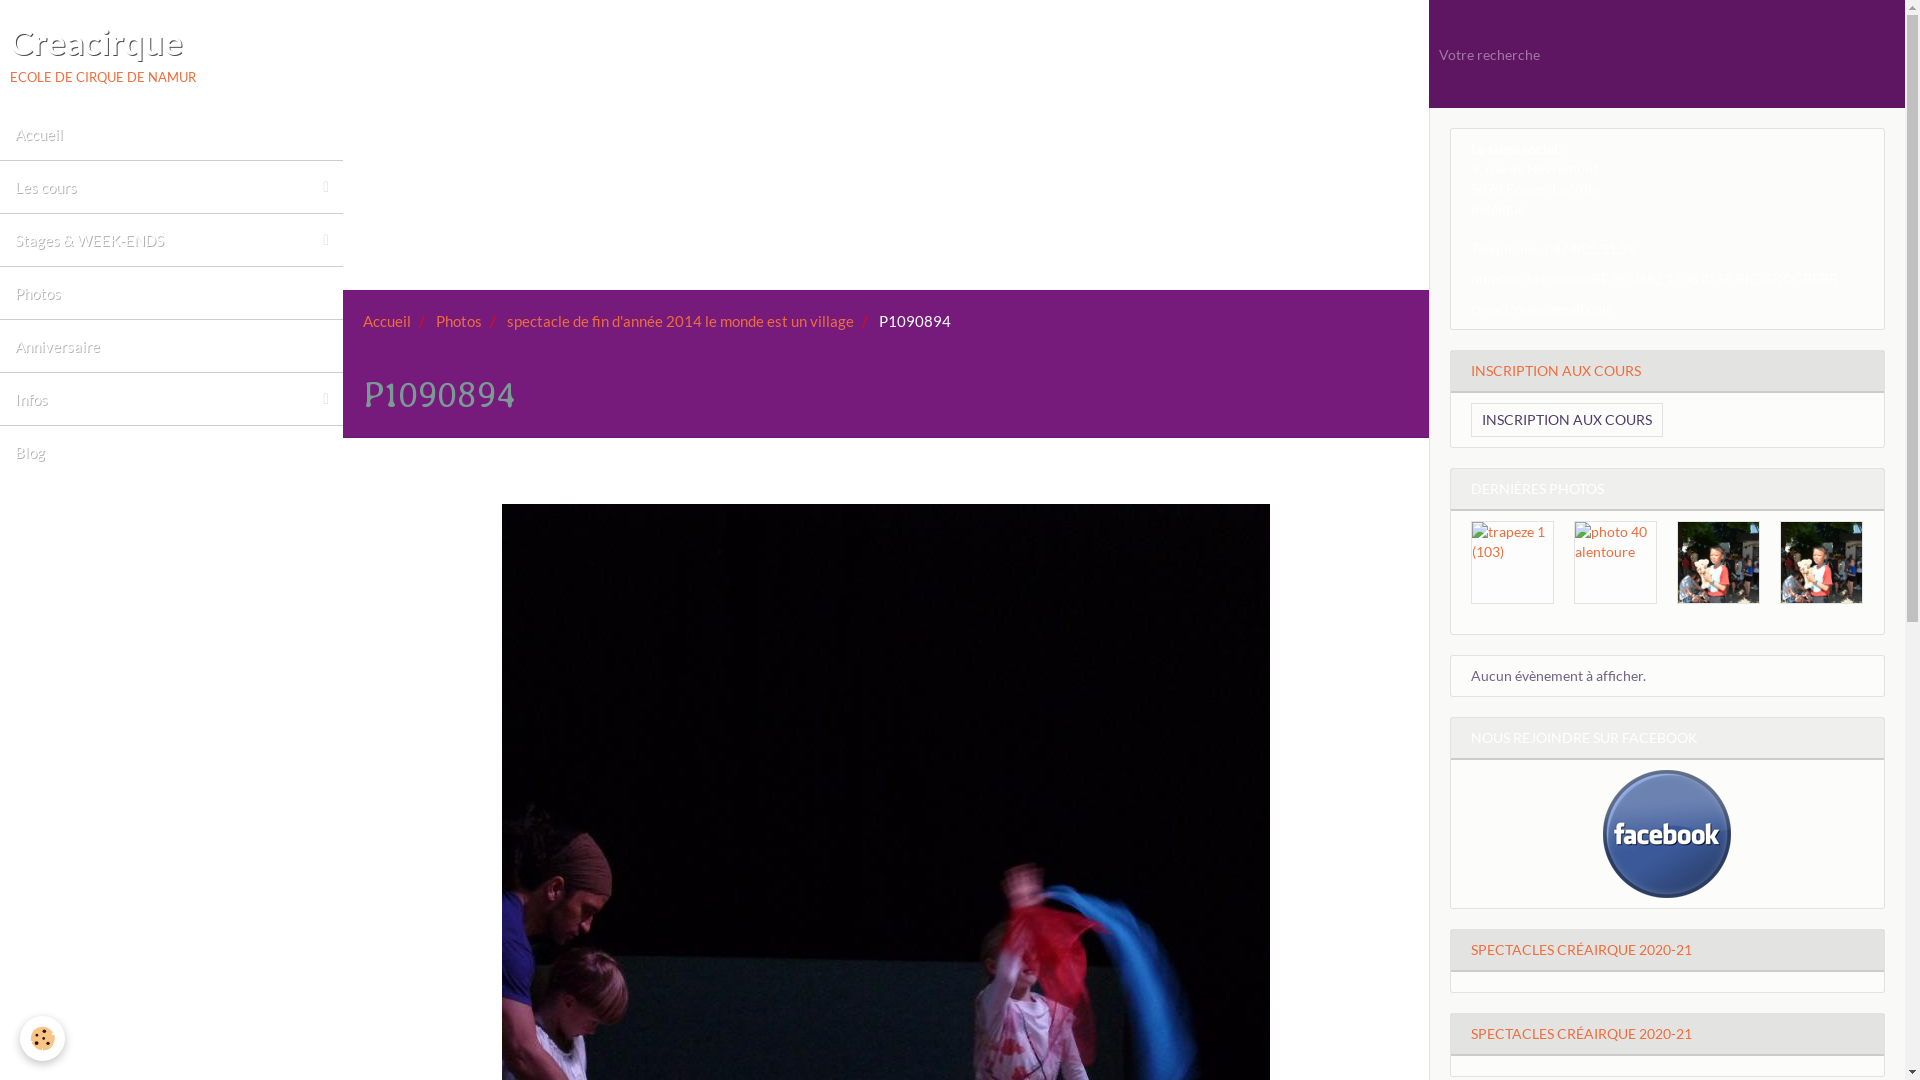  I want to click on 'Photos', so click(171, 293).